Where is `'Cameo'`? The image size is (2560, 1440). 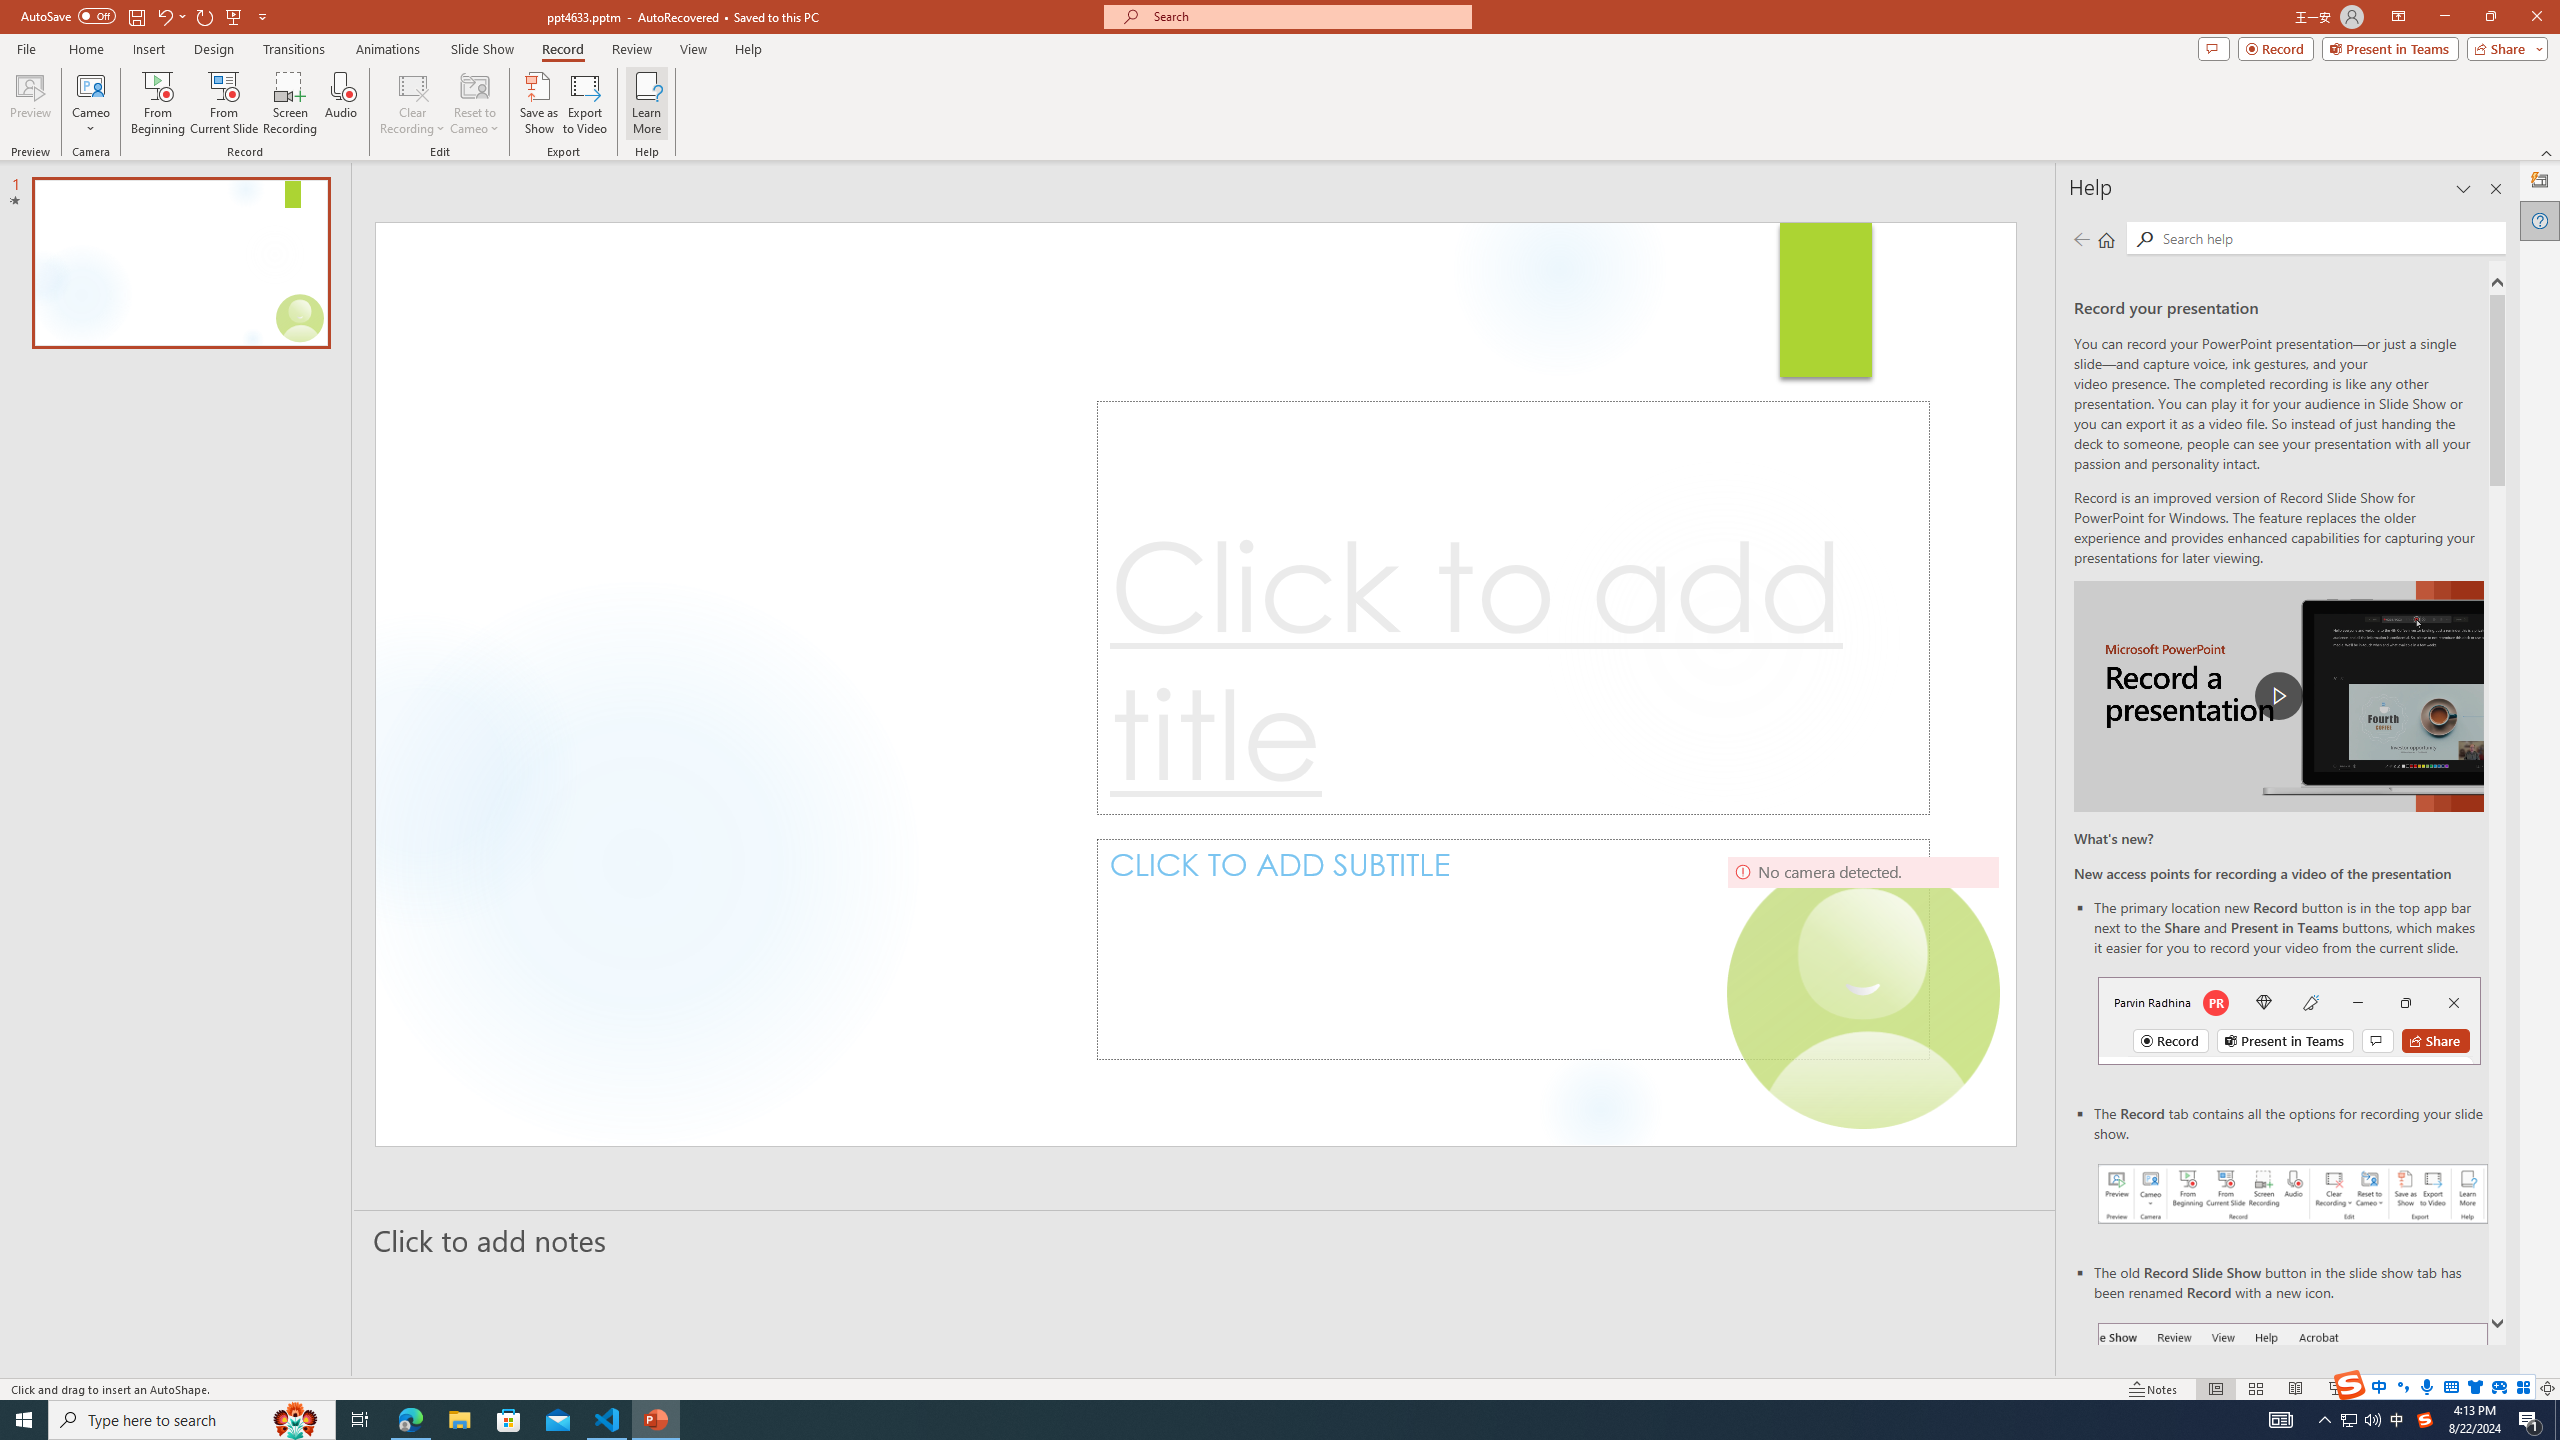
'Cameo' is located at coordinates (89, 103).